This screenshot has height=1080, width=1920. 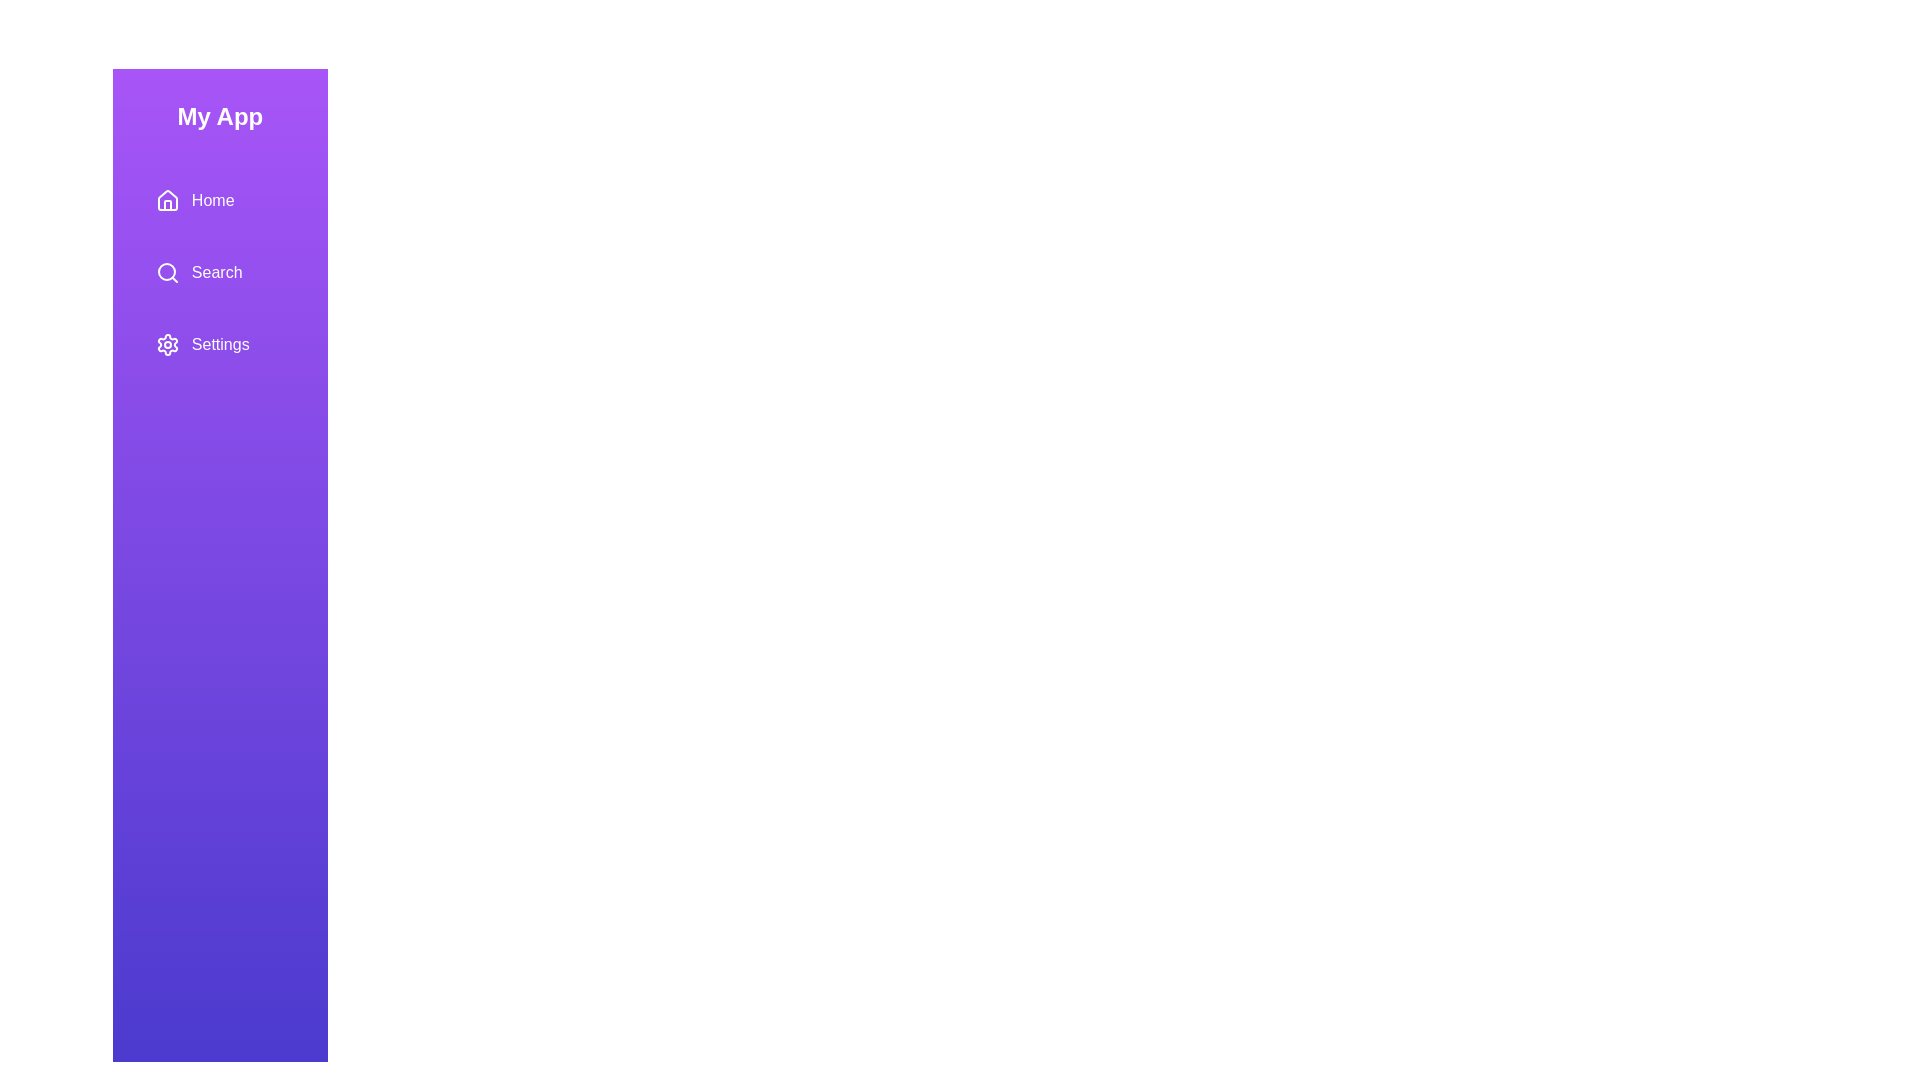 I want to click on the menu item Home to trigger the hover effect, so click(x=220, y=200).